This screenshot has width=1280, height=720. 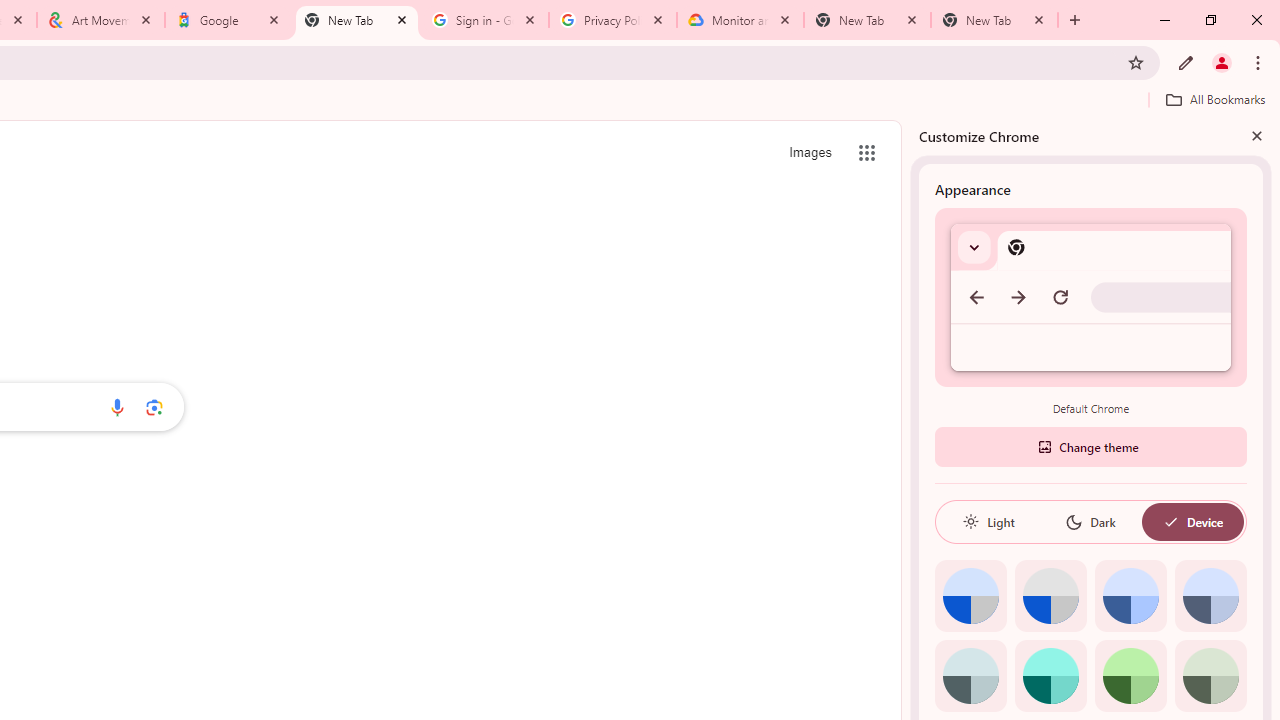 What do you see at coordinates (1089, 446) in the screenshot?
I see `'Change theme'` at bounding box center [1089, 446].